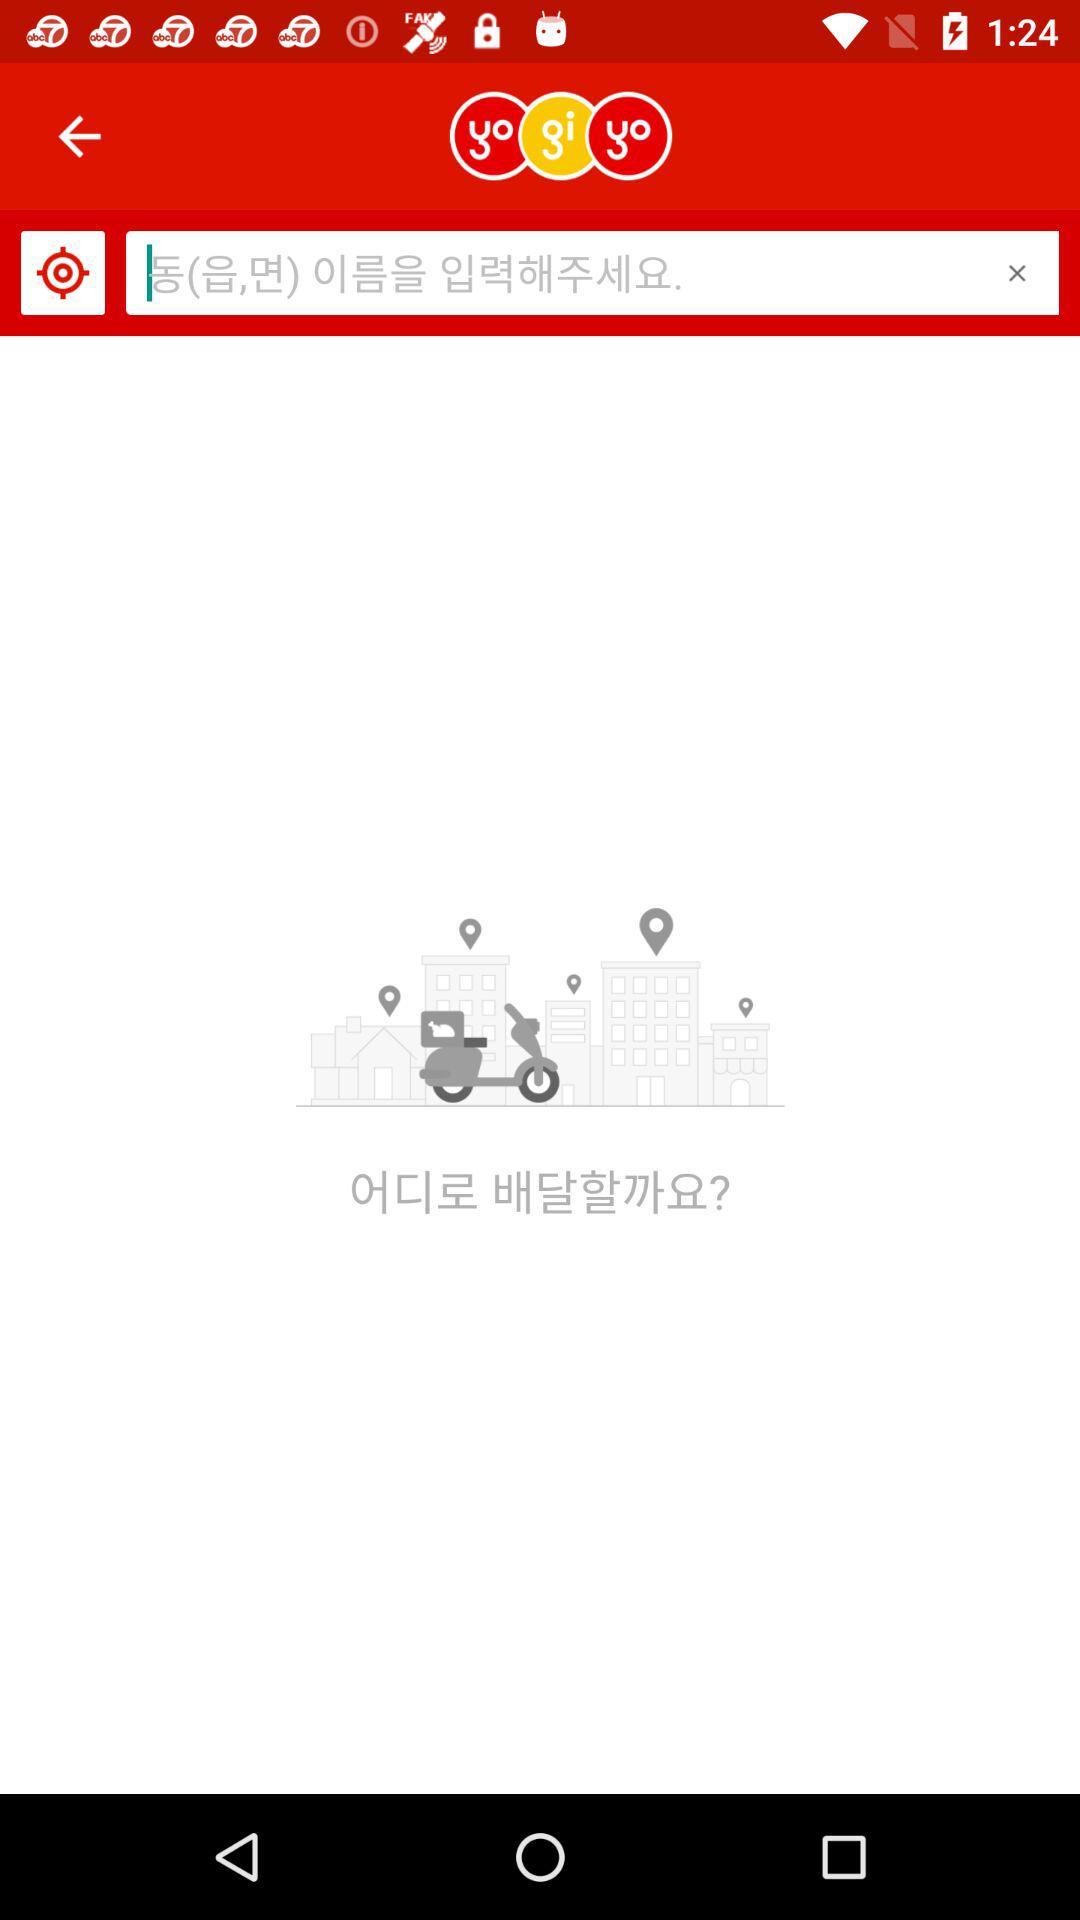 The width and height of the screenshot is (1080, 1920). I want to click on the item at the top right corner, so click(1017, 272).